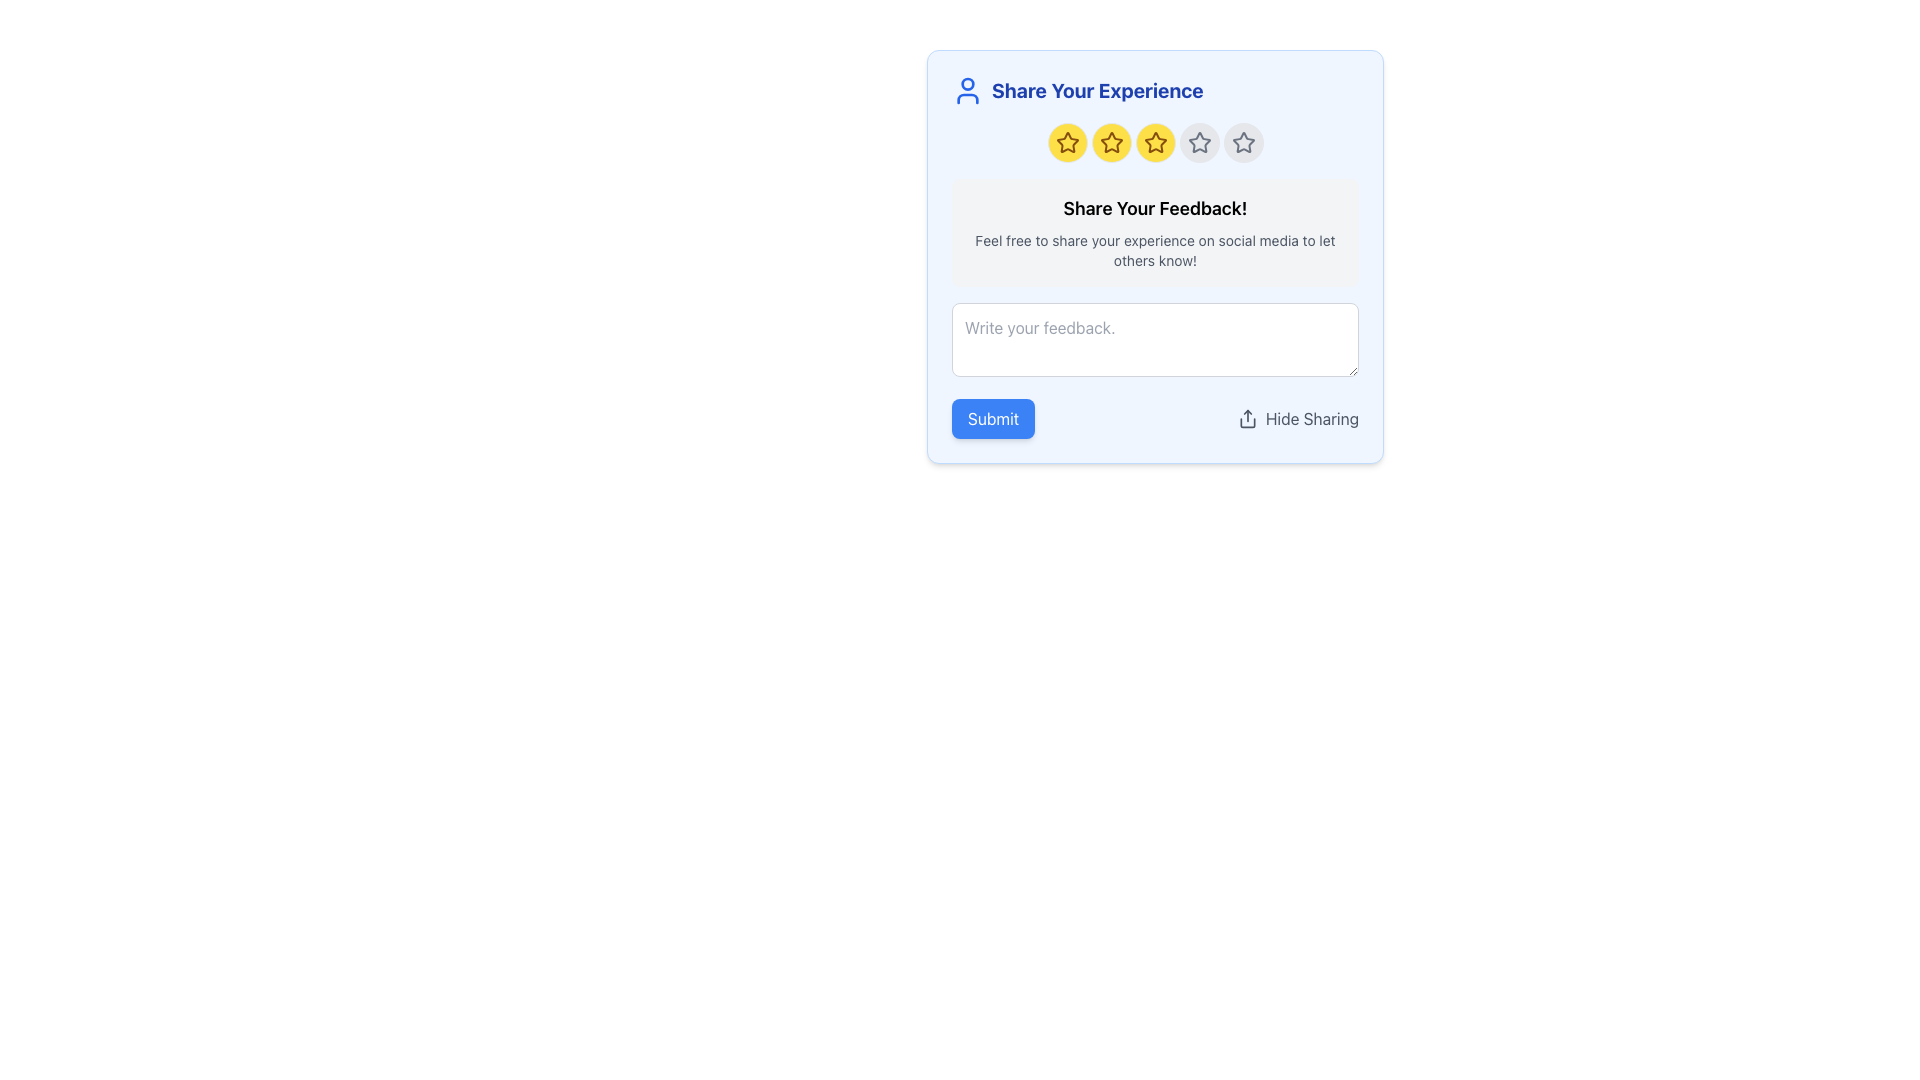  What do you see at coordinates (993, 418) in the screenshot?
I see `the submit button located at the bottom left of the card, which initiates the submission of feedback or information` at bounding box center [993, 418].